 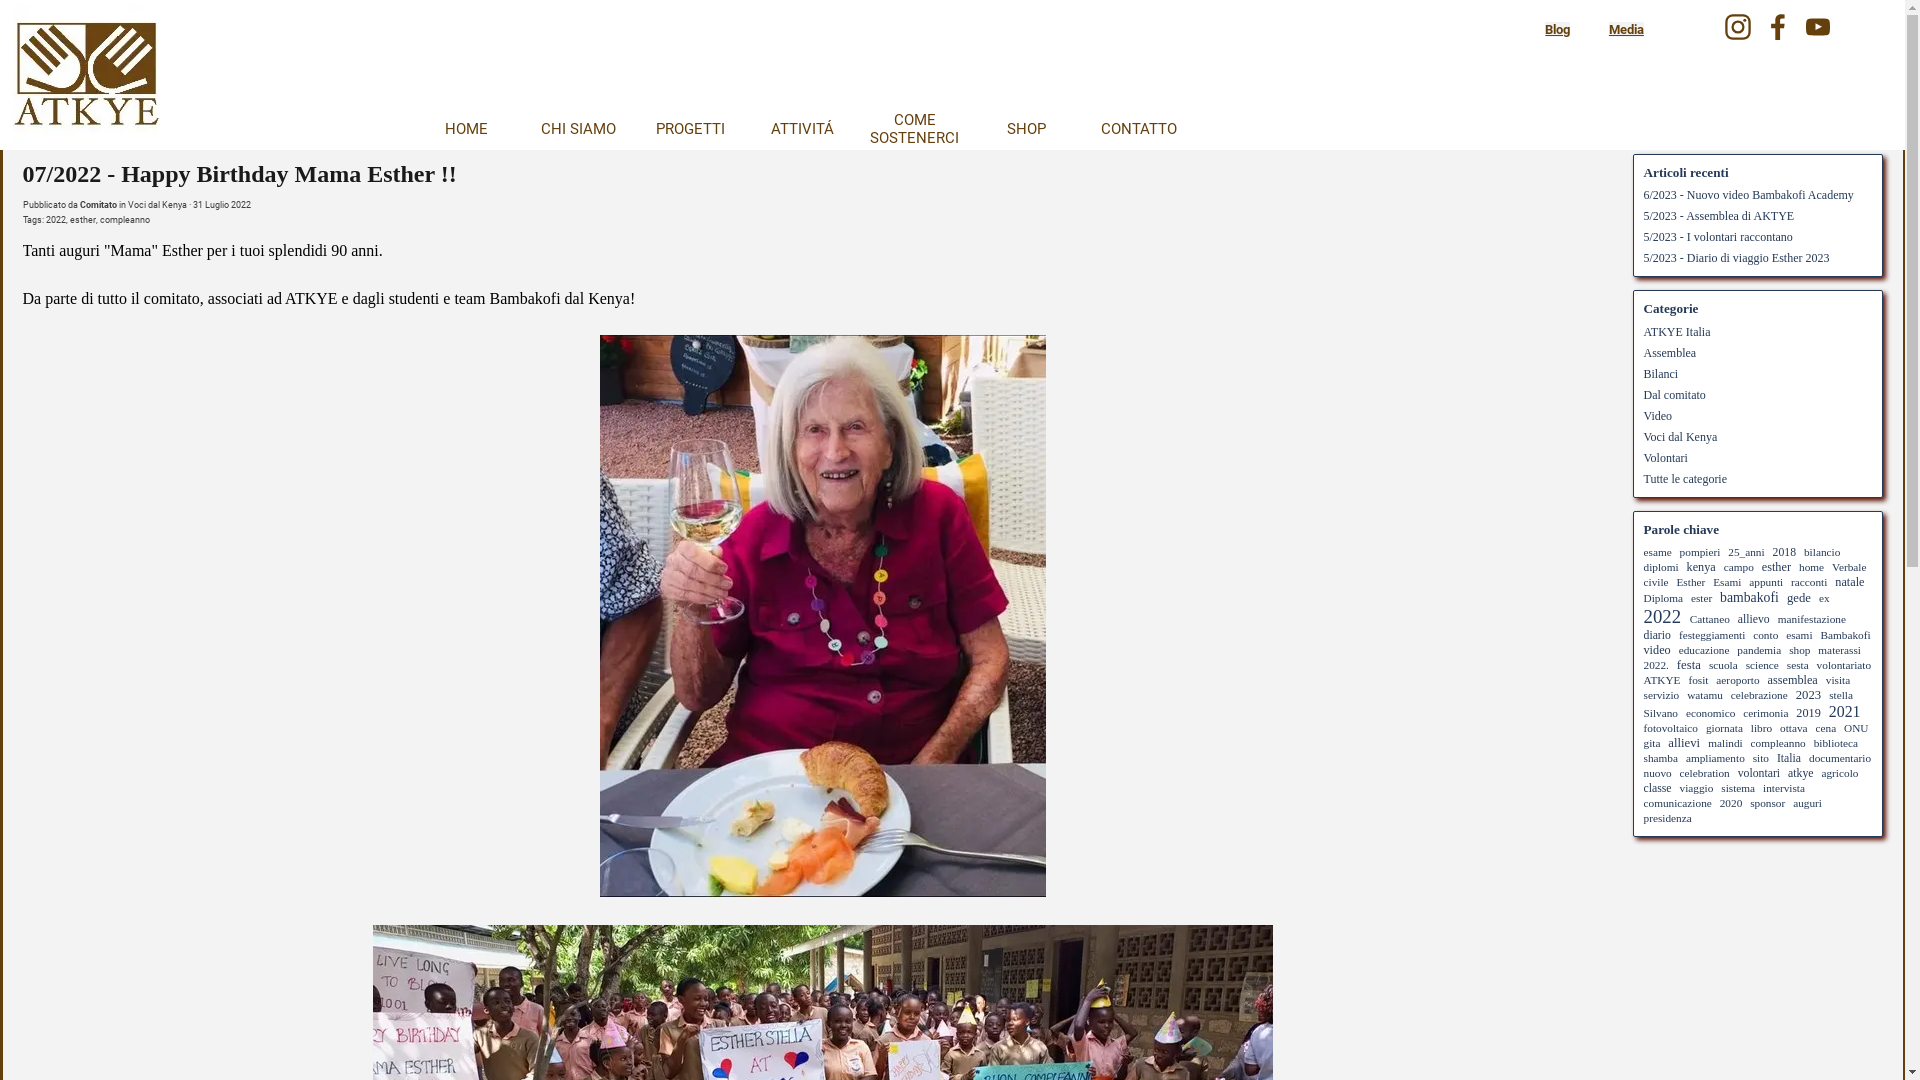 What do you see at coordinates (1808, 712) in the screenshot?
I see `'2019'` at bounding box center [1808, 712].